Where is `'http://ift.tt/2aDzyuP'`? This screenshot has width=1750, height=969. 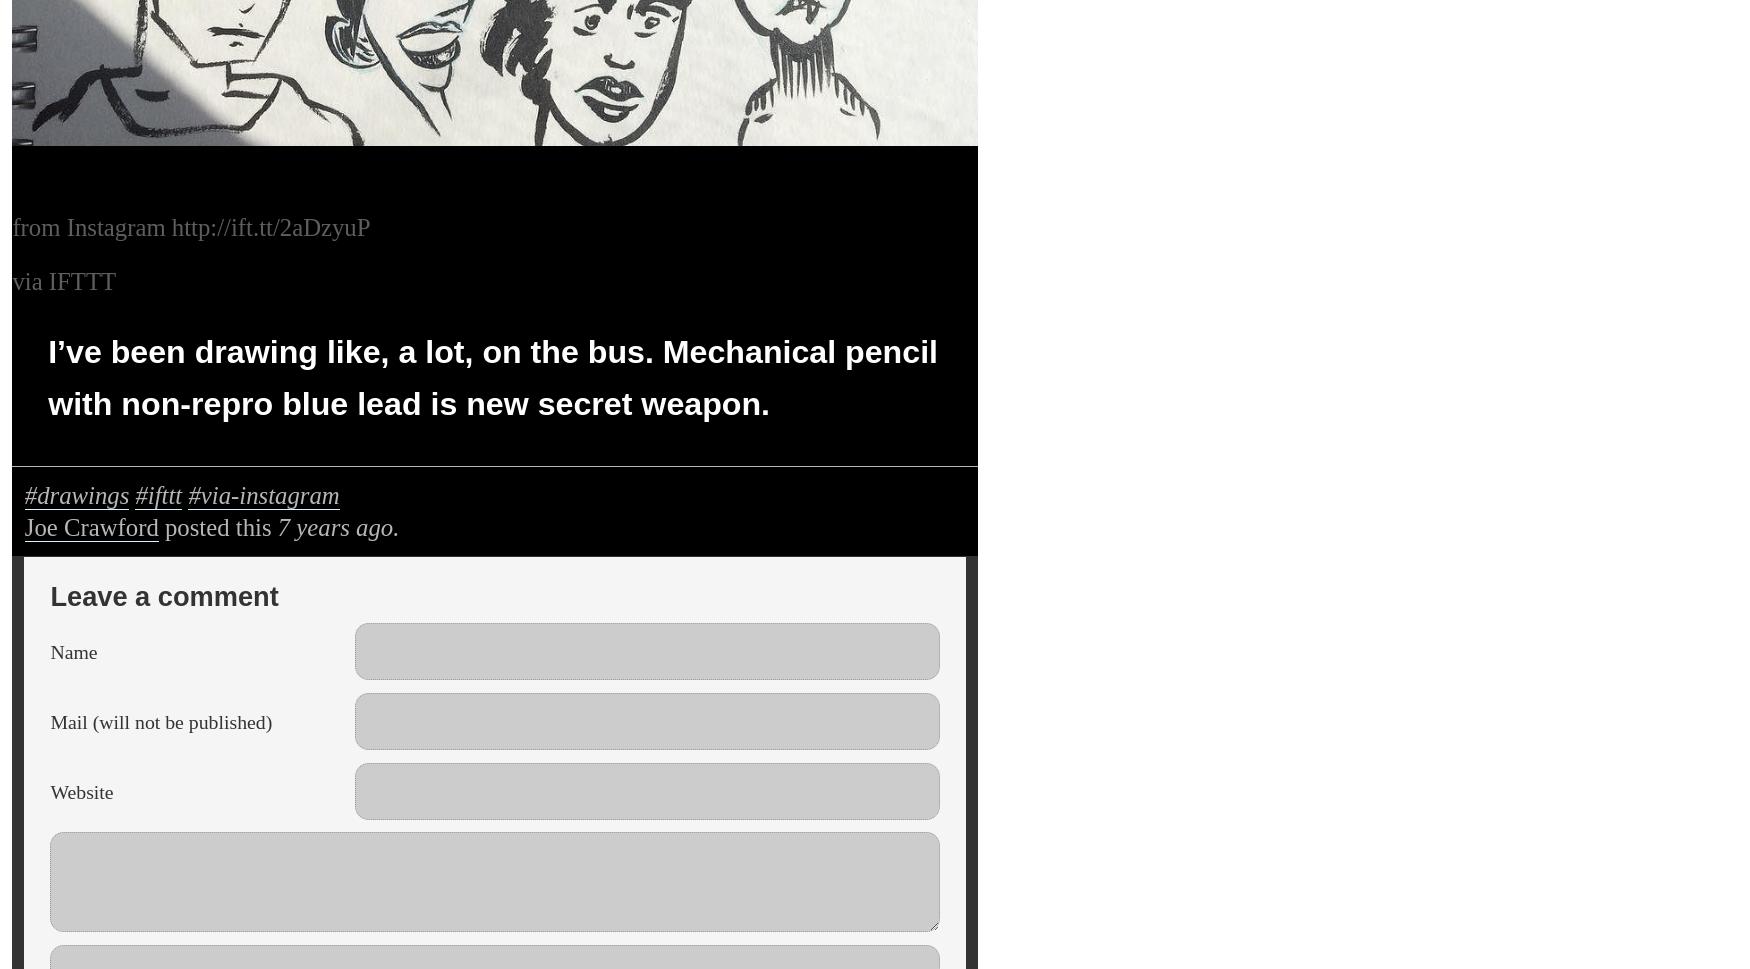
'http://ift.tt/2aDzyuP' is located at coordinates (169, 225).